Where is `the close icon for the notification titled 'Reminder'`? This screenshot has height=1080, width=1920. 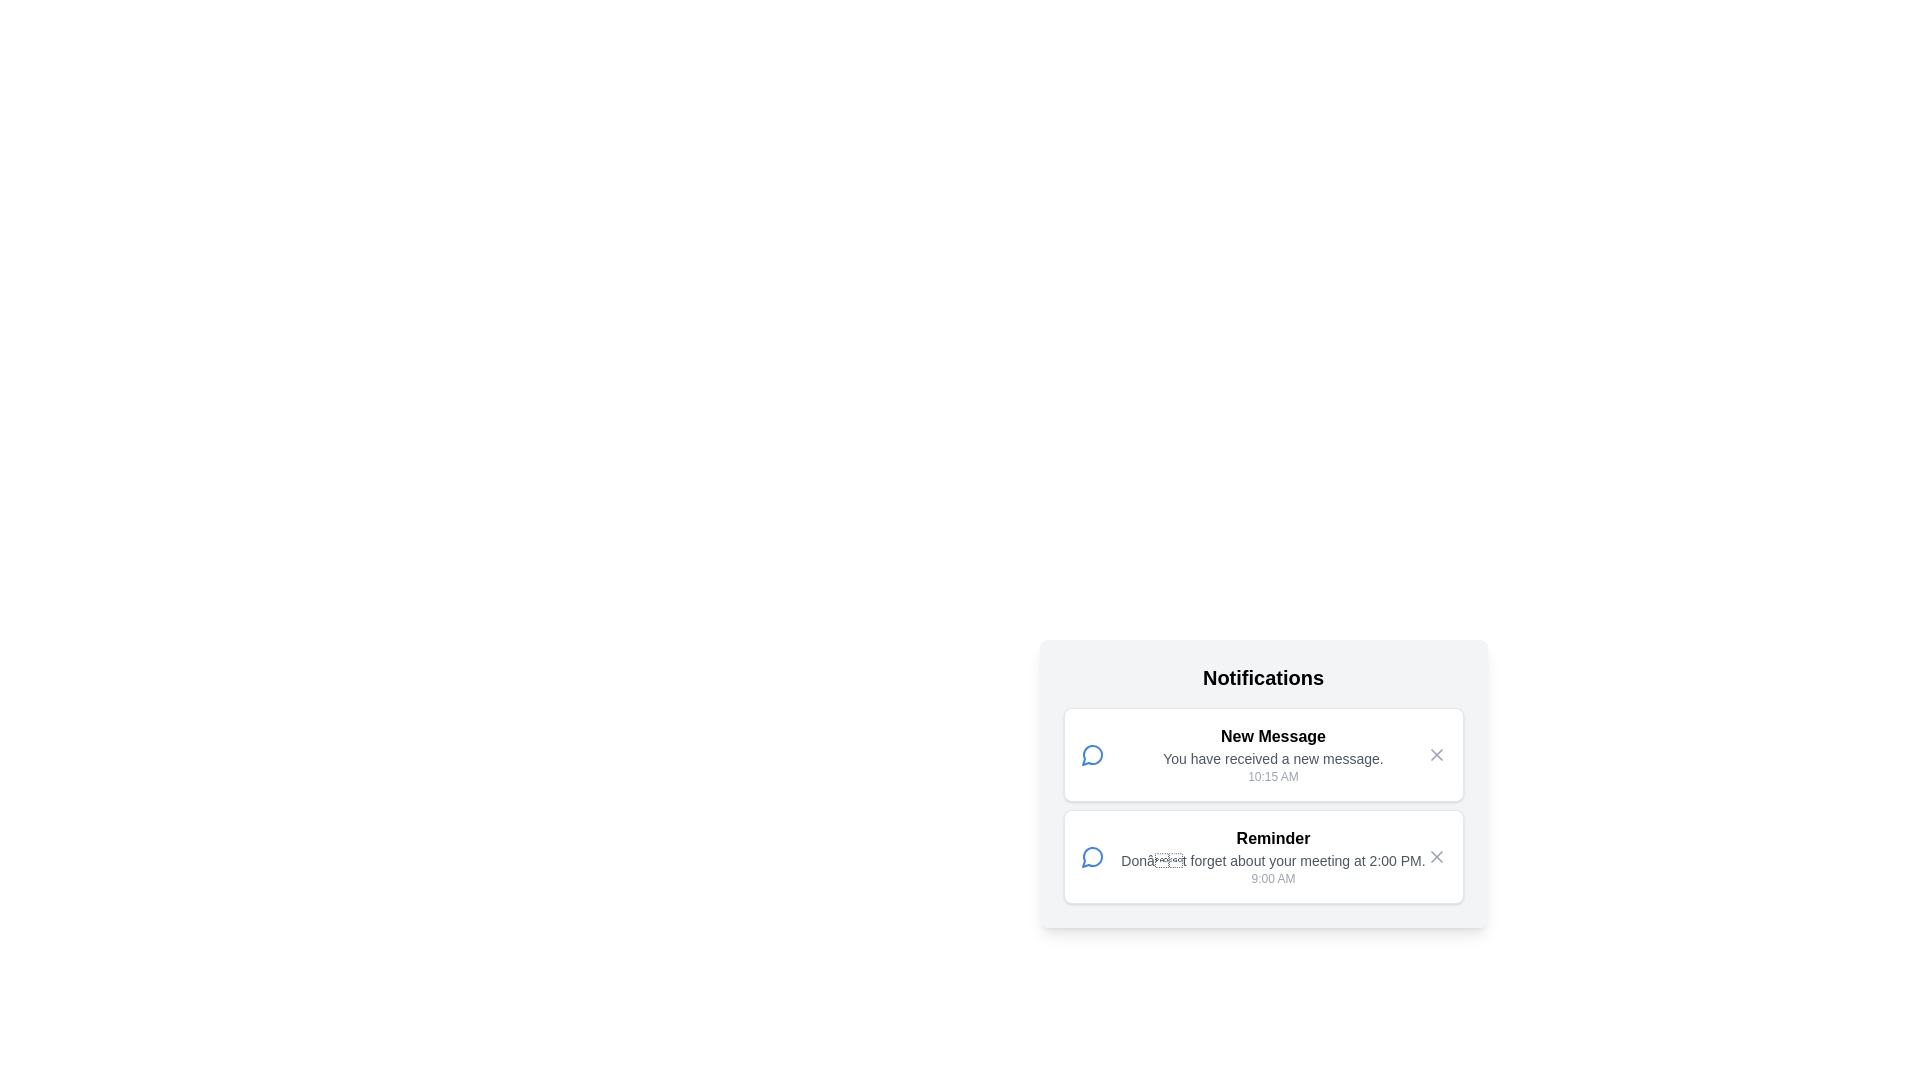 the close icon for the notification titled 'Reminder' is located at coordinates (1435, 855).